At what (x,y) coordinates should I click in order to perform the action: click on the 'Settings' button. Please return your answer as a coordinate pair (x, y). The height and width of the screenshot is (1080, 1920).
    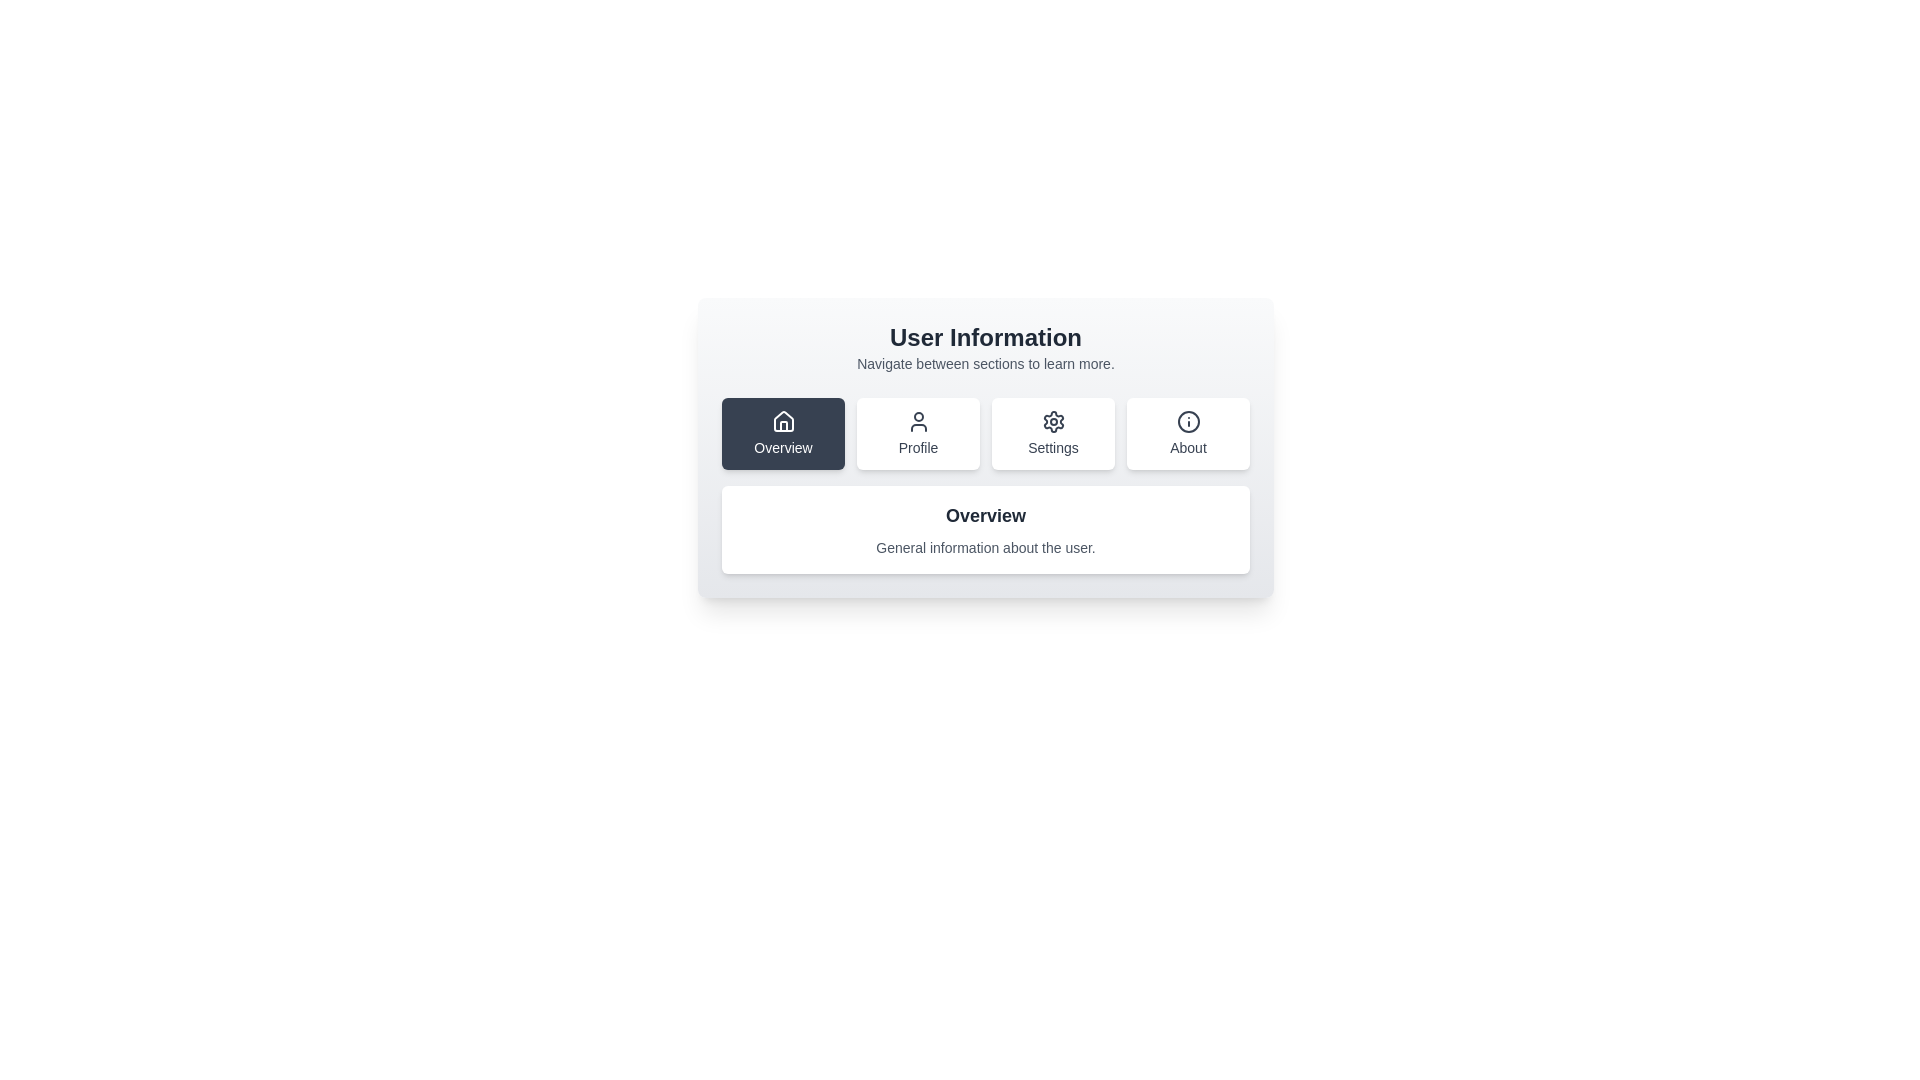
    Looking at the image, I should click on (1052, 433).